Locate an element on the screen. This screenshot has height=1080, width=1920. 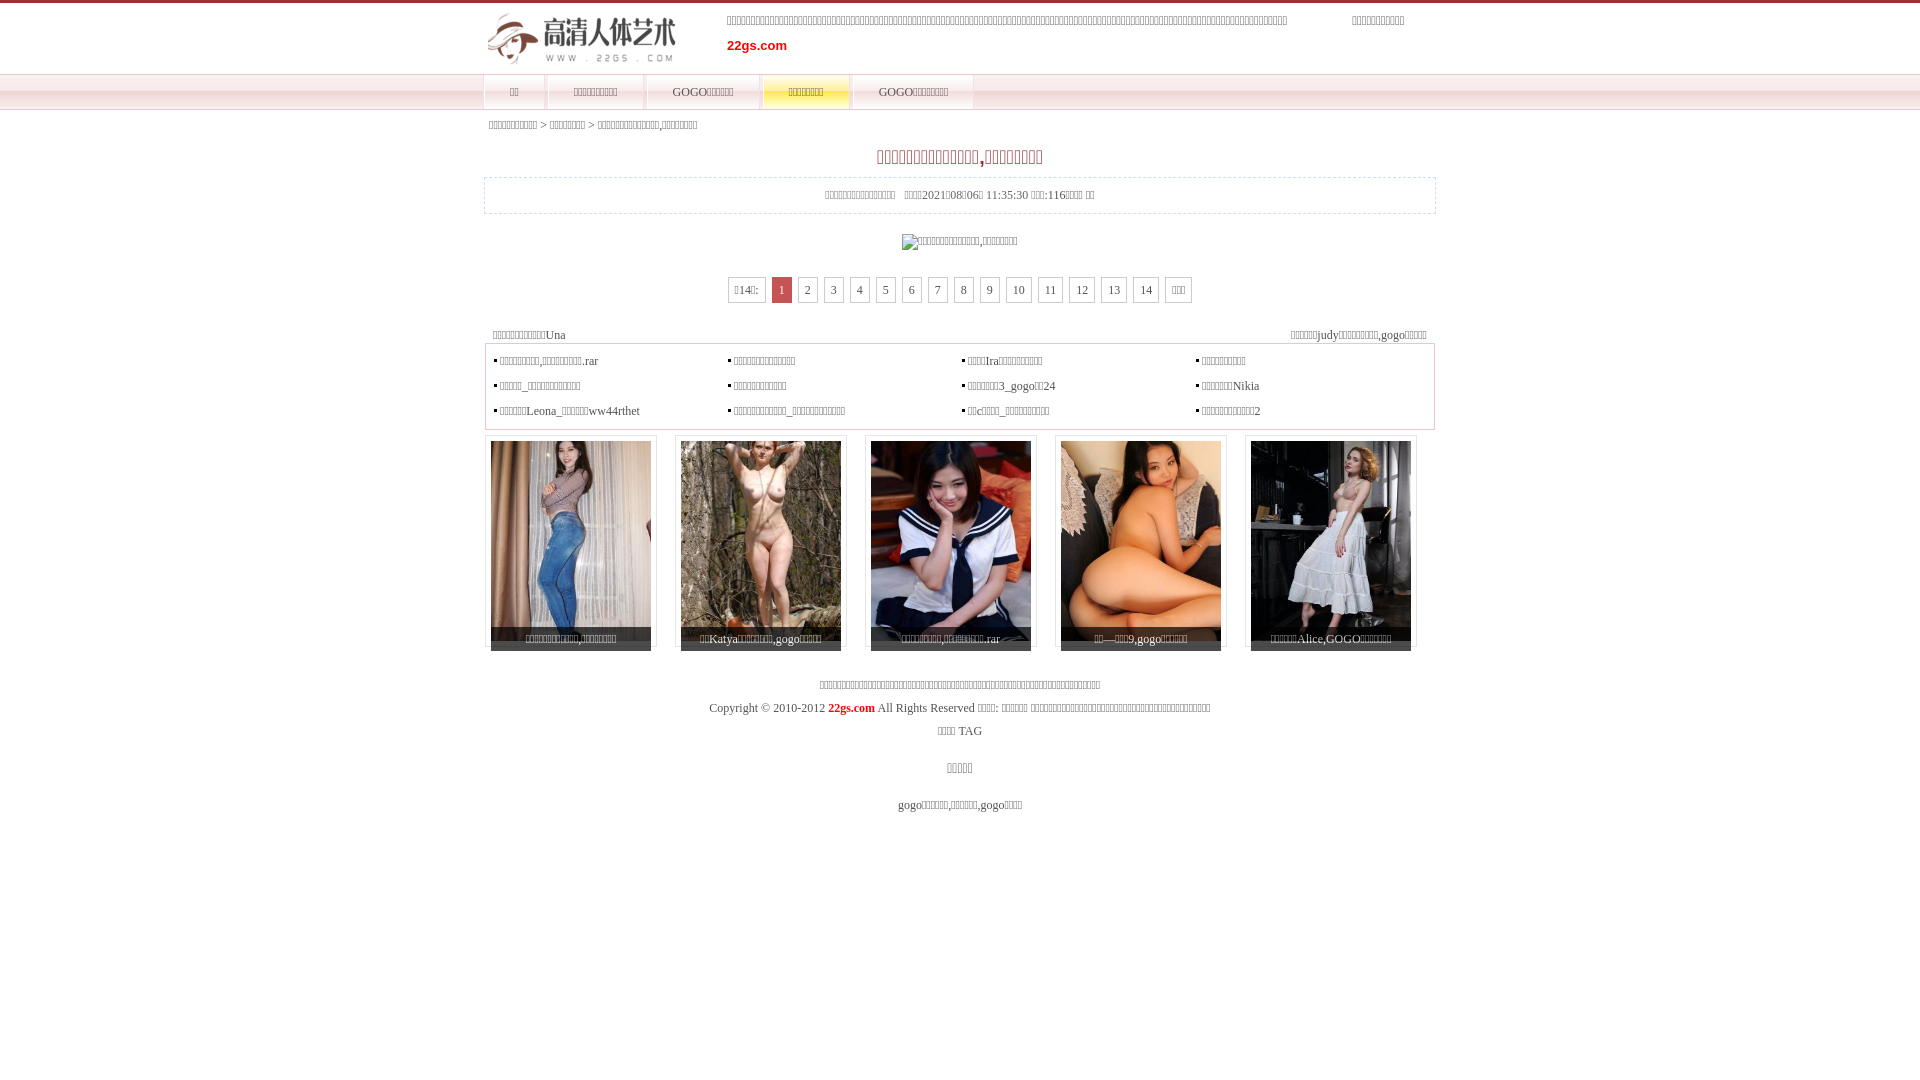
'5' is located at coordinates (885, 289).